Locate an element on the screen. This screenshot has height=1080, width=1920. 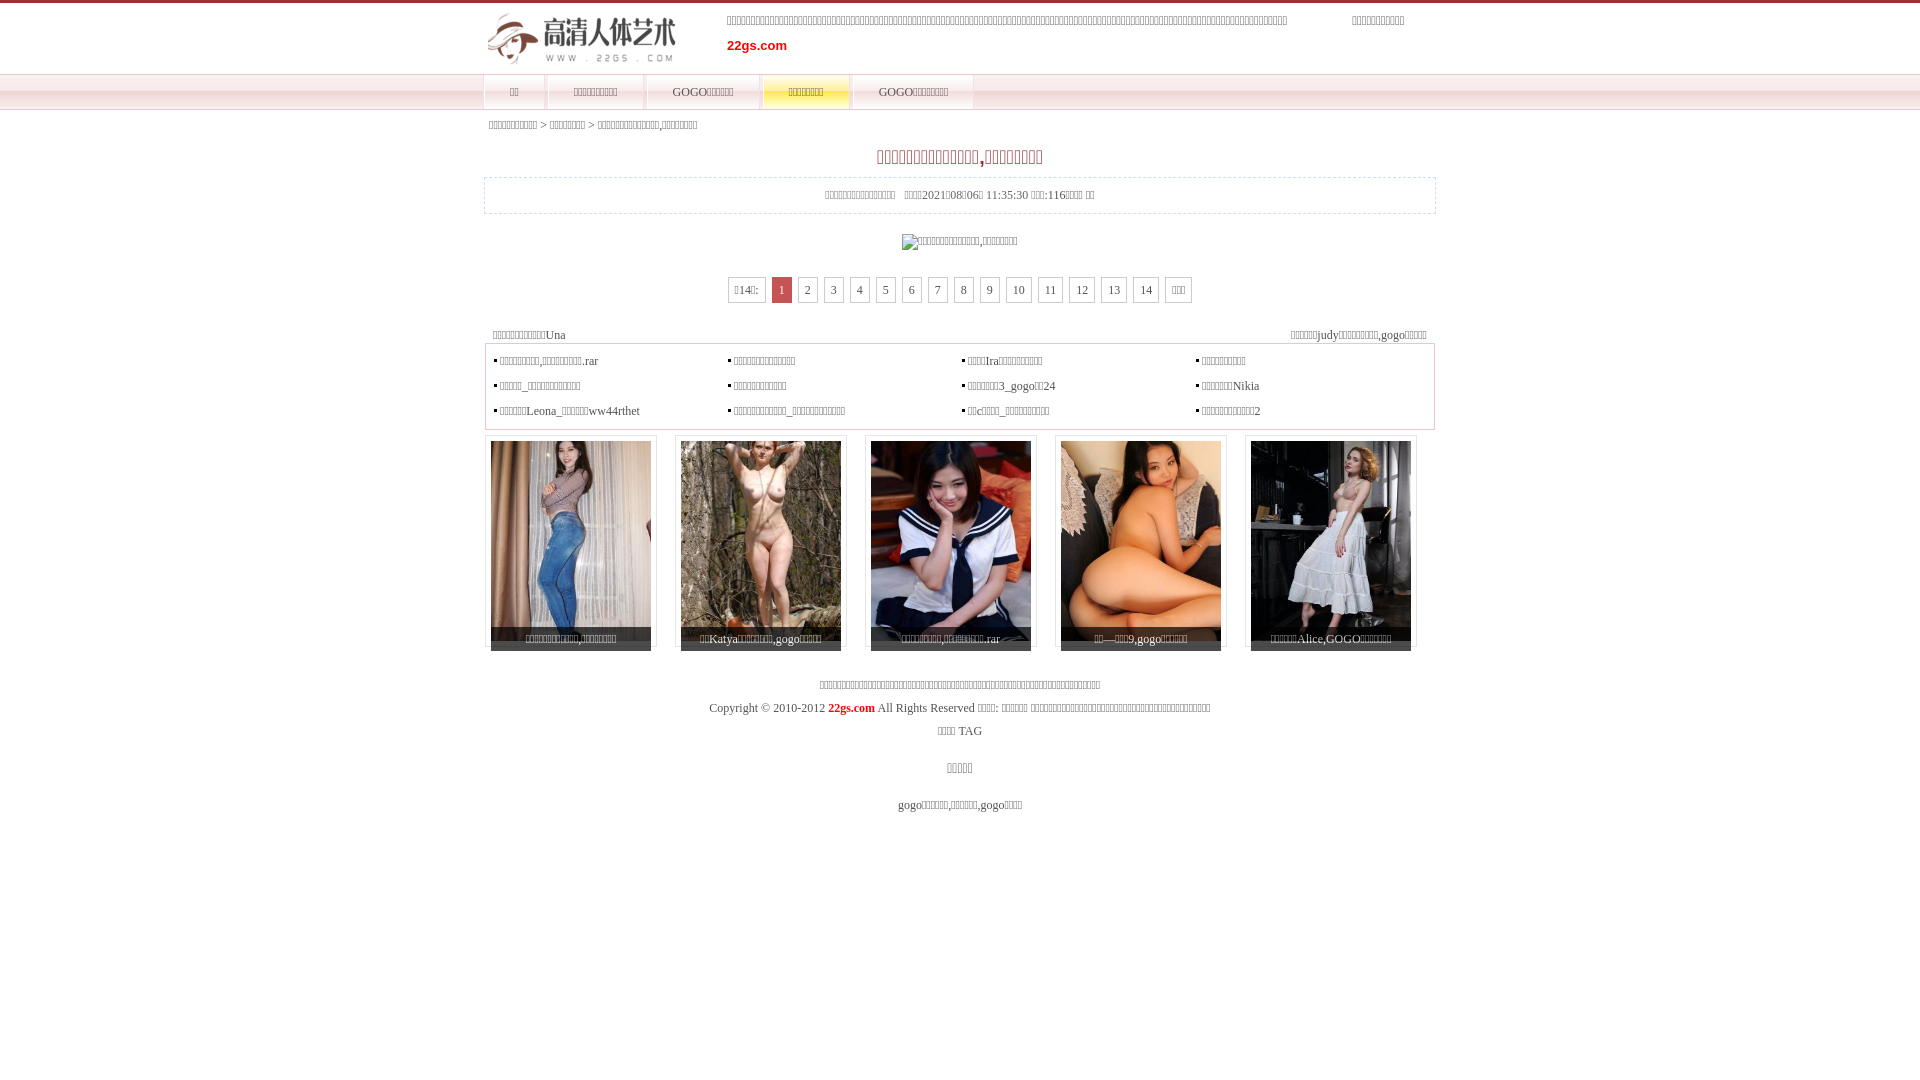
'5' is located at coordinates (885, 289).